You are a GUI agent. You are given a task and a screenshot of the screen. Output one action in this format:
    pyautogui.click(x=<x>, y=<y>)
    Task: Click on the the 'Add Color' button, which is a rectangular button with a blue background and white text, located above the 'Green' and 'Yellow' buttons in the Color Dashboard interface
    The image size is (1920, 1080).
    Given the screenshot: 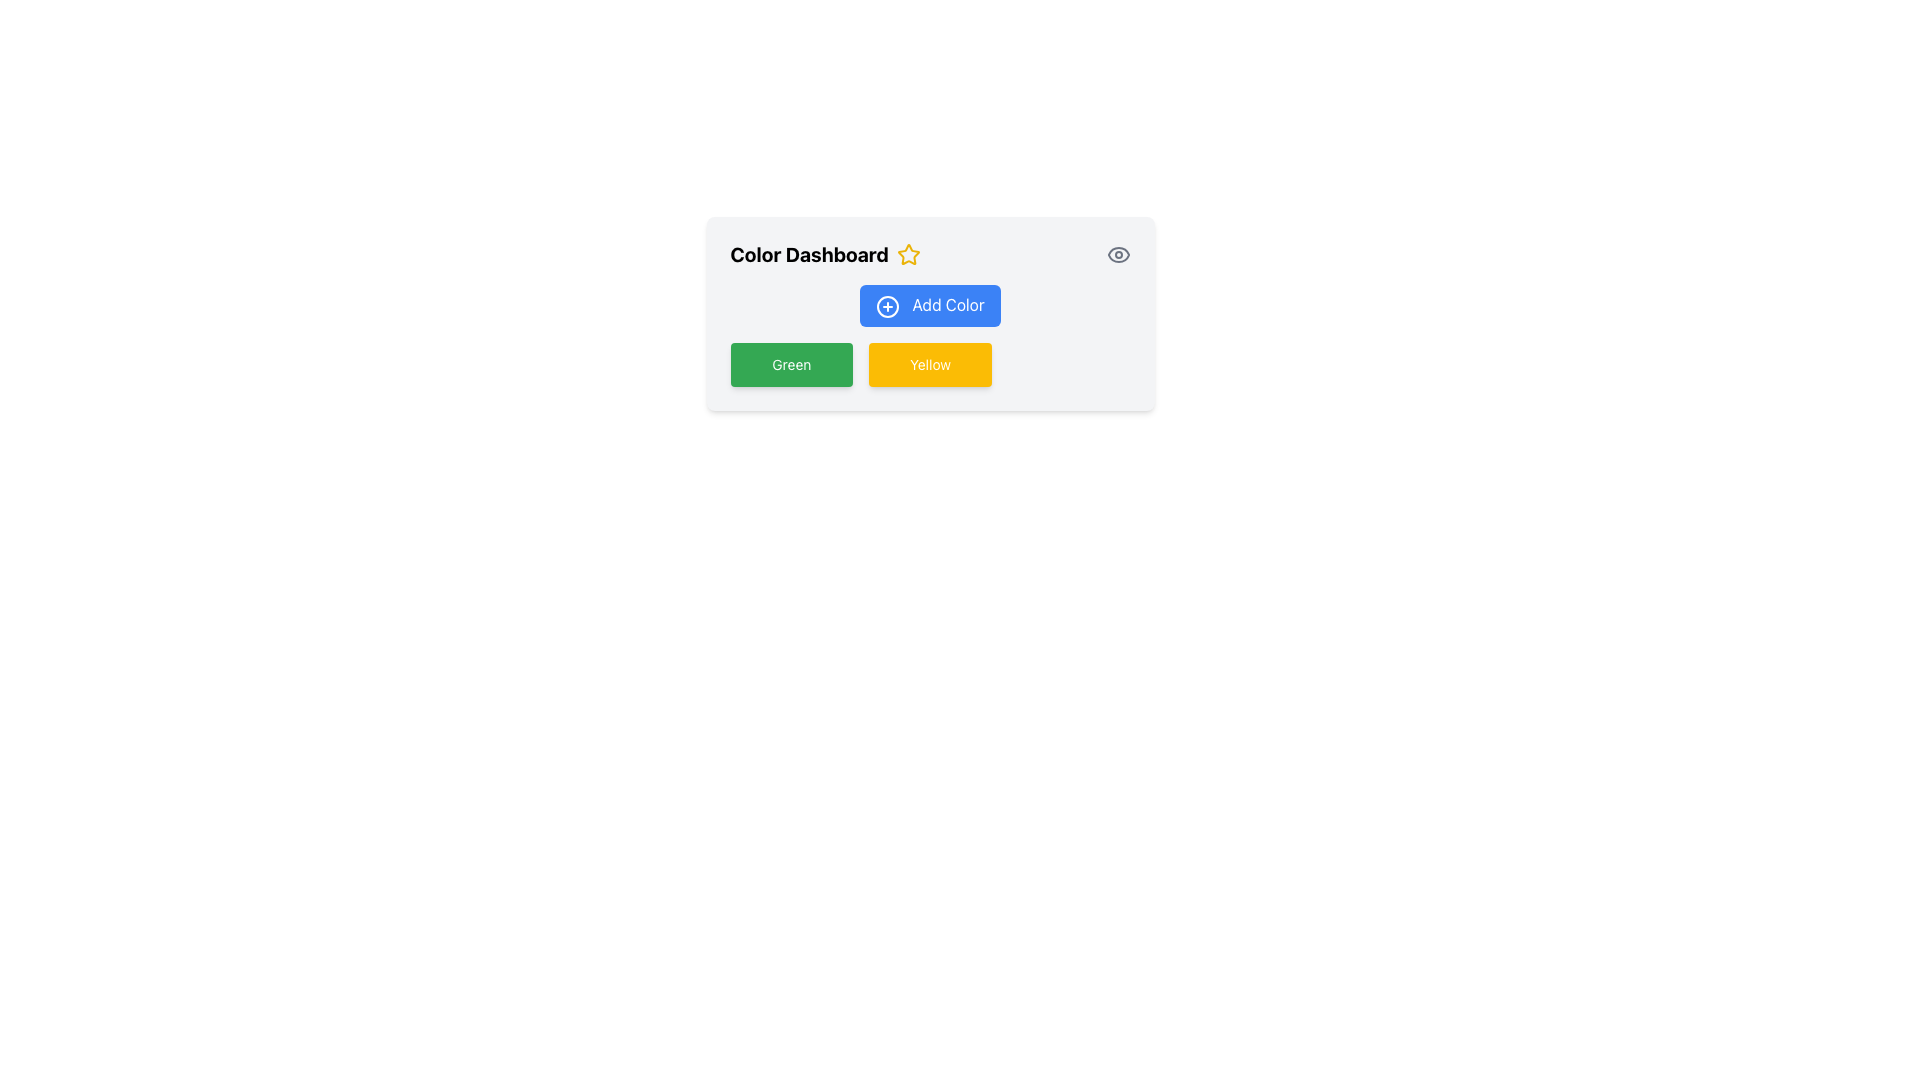 What is the action you would take?
    pyautogui.click(x=929, y=305)
    